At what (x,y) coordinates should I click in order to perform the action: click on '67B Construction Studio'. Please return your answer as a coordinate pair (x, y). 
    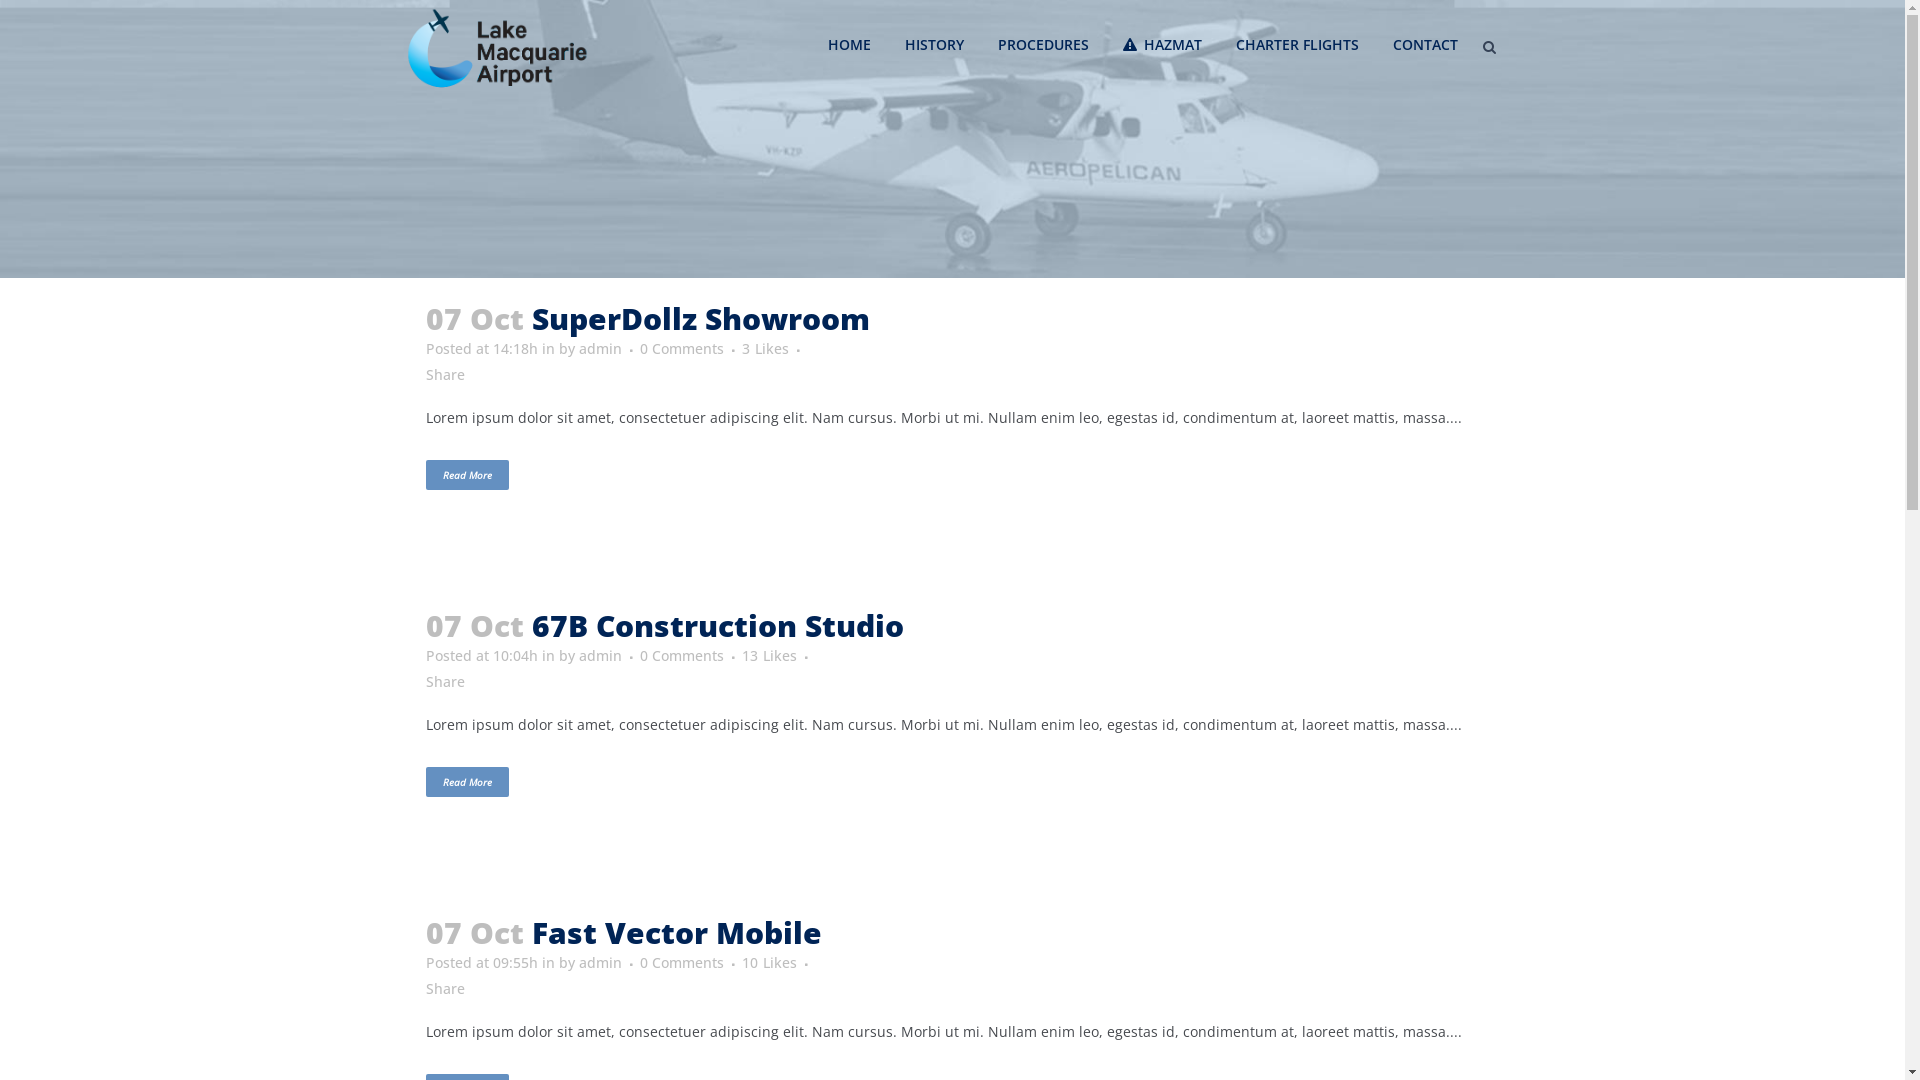
    Looking at the image, I should click on (532, 624).